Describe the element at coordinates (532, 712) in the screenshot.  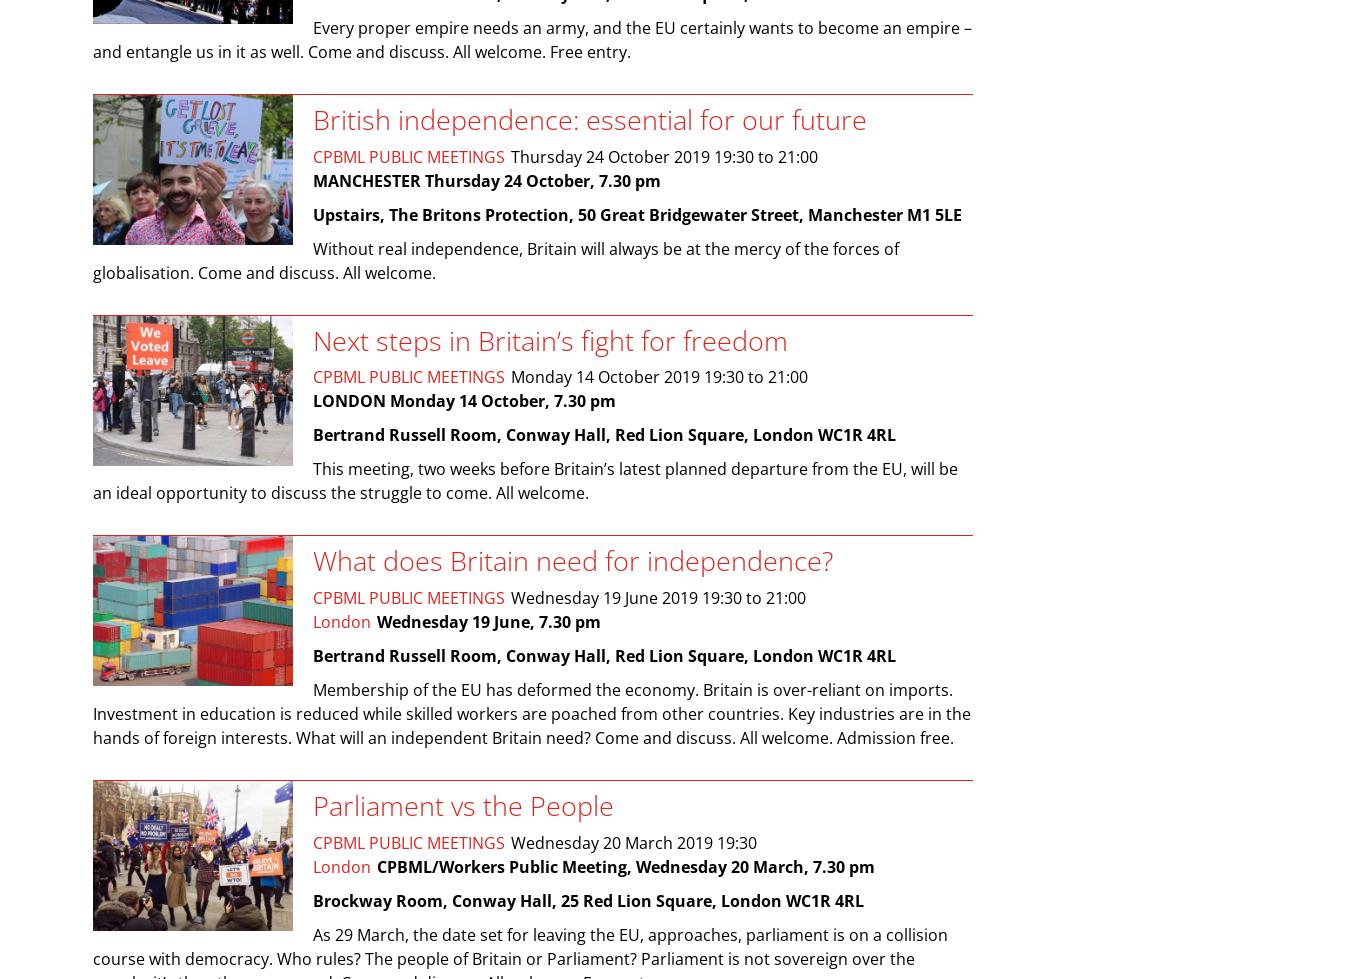
I see `'Membership of the EU has deformed the economy. Britain is over-reliant on imports. Investment in education is reduced while skilled workers are poached from other countries. Key industries are in the hands of foreign interests. What will an independent Britain need? ​​​​​​Come and discuss. All welcome. Admission free.'` at that location.